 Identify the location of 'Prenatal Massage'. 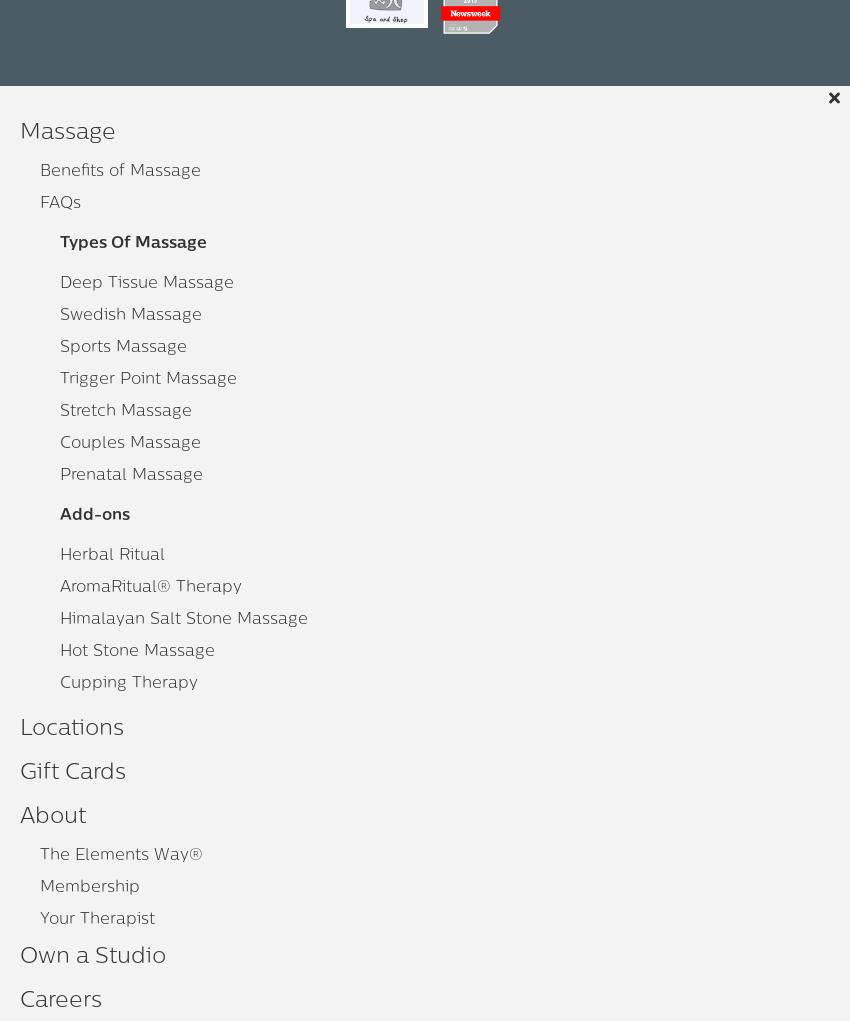
(131, 474).